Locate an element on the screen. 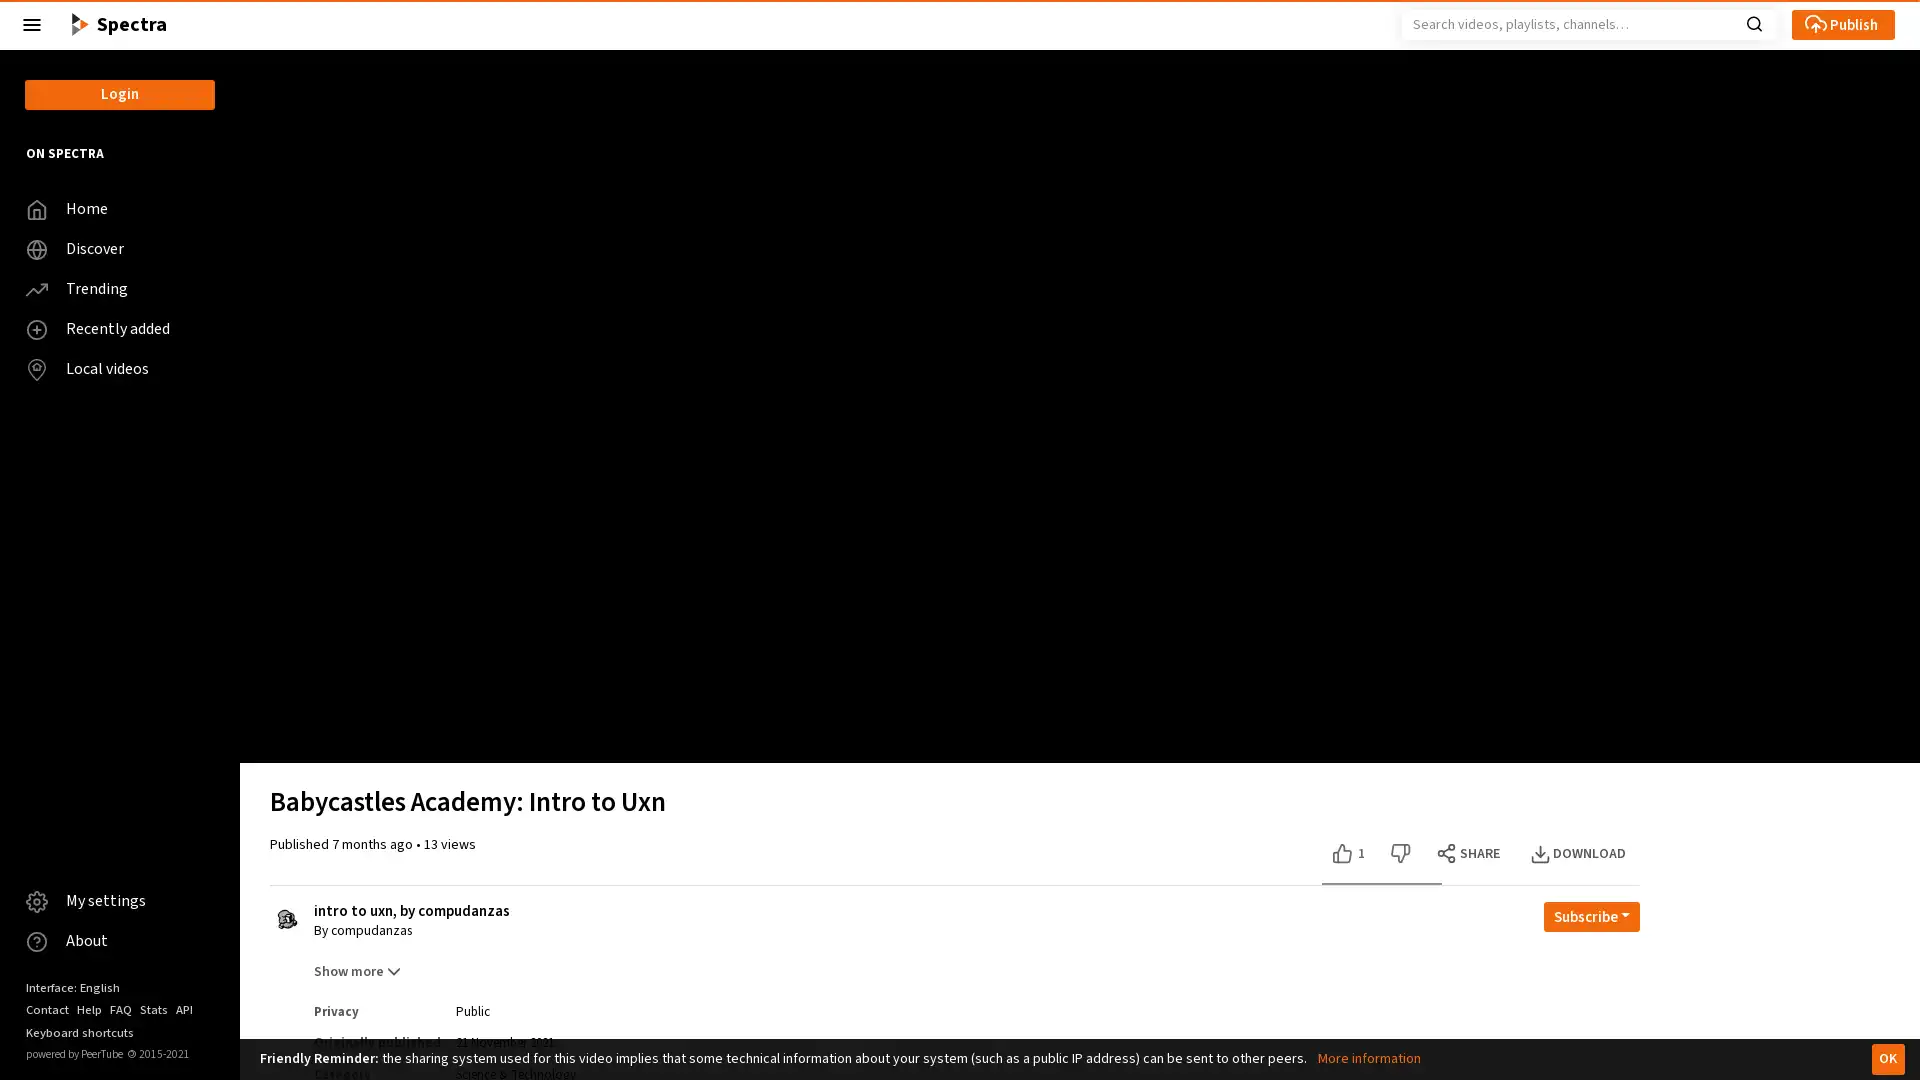 This screenshot has width=1920, height=1080. Like this video is located at coordinates (1350, 853).